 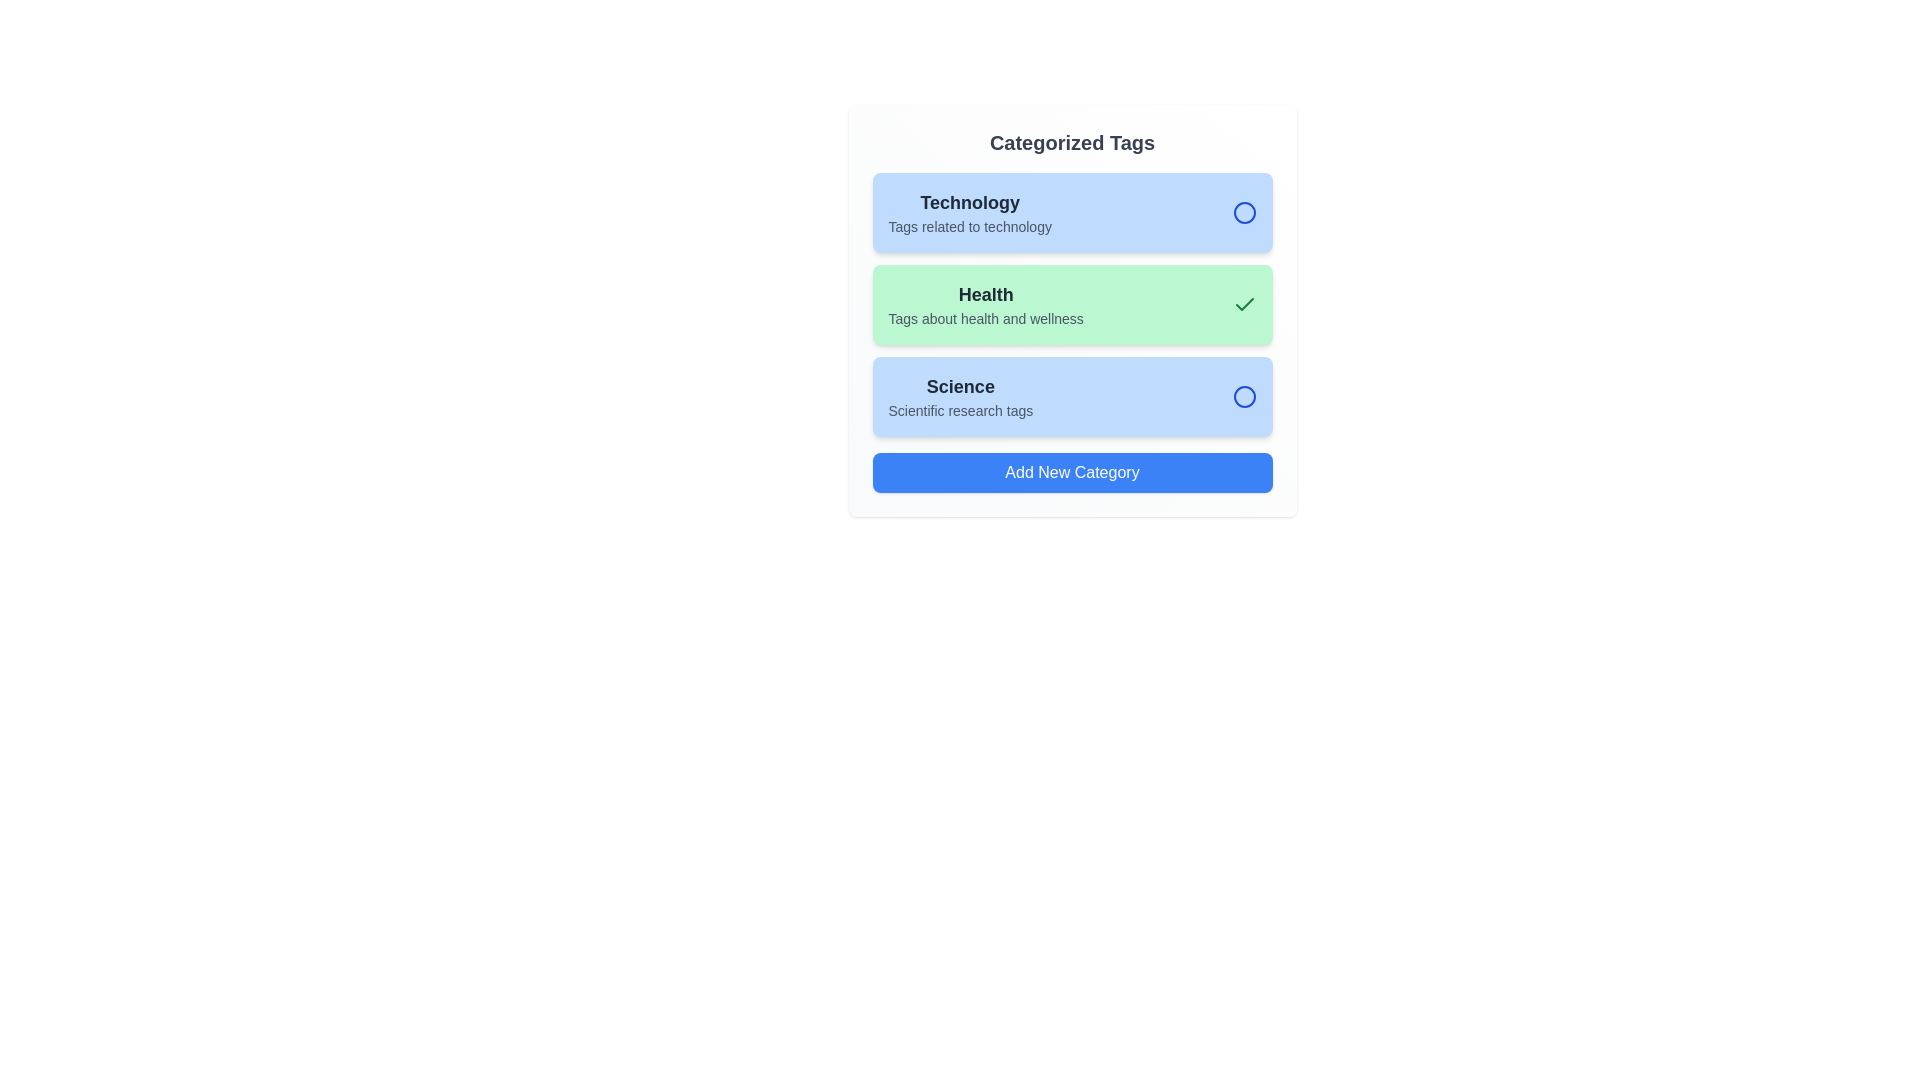 I want to click on the category Science to toggle its selected state, so click(x=1071, y=397).